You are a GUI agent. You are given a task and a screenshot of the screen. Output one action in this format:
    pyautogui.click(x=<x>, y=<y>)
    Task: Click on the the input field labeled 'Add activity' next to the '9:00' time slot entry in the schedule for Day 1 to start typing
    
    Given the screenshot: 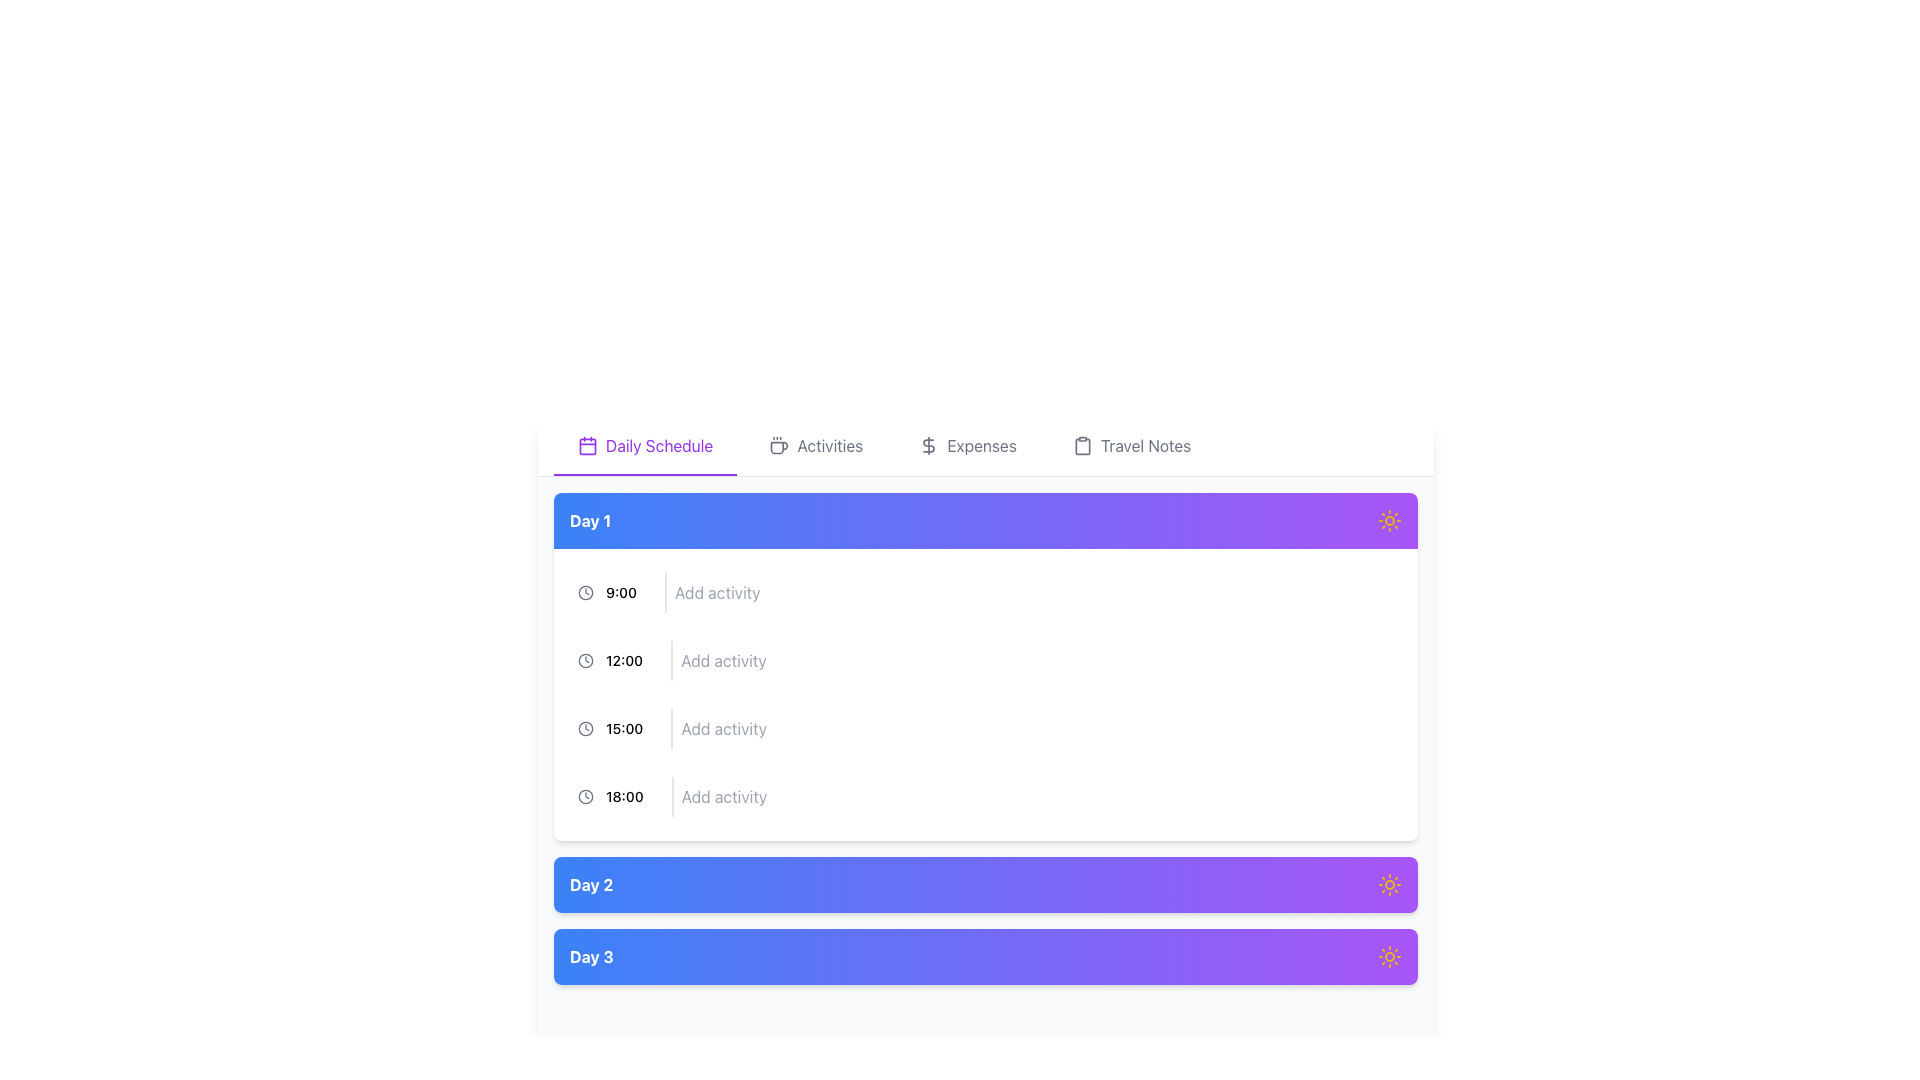 What is the action you would take?
    pyautogui.click(x=985, y=592)
    